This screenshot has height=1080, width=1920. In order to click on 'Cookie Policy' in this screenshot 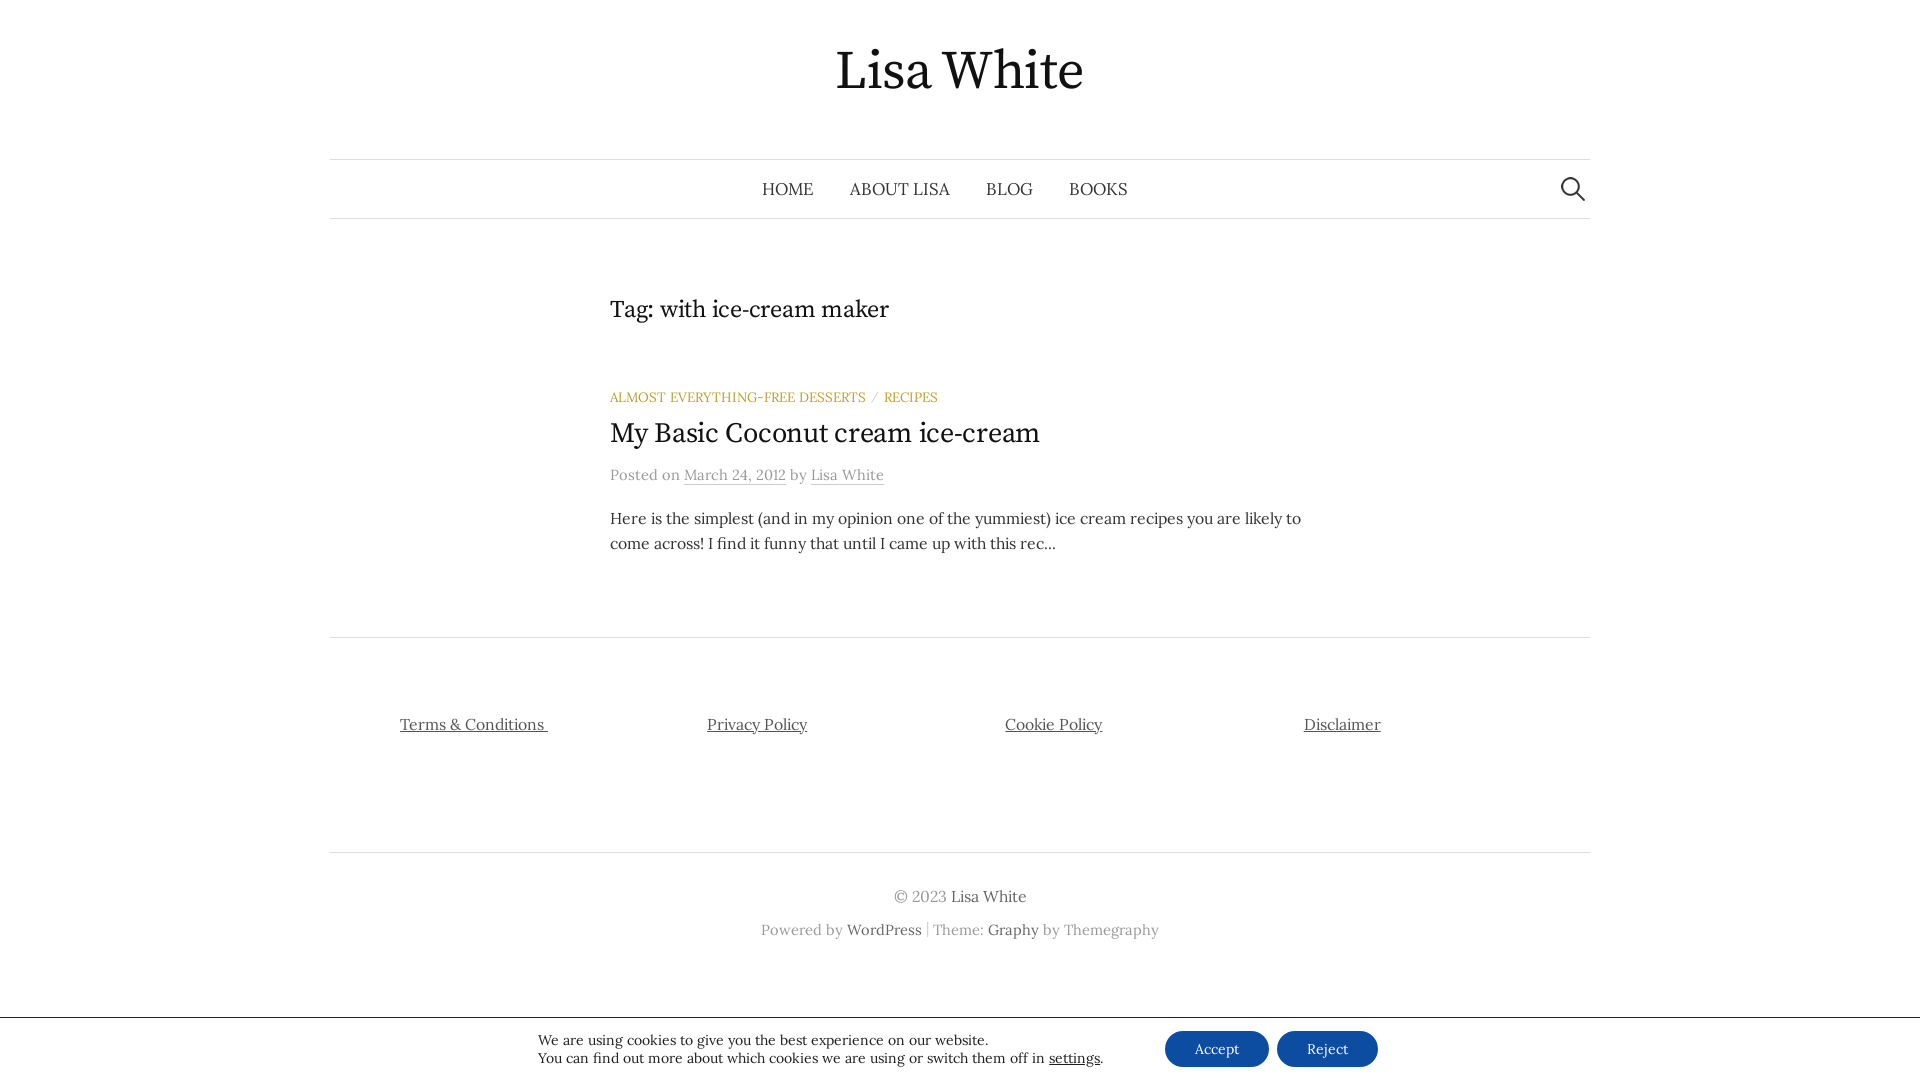, I will do `click(1052, 724)`.